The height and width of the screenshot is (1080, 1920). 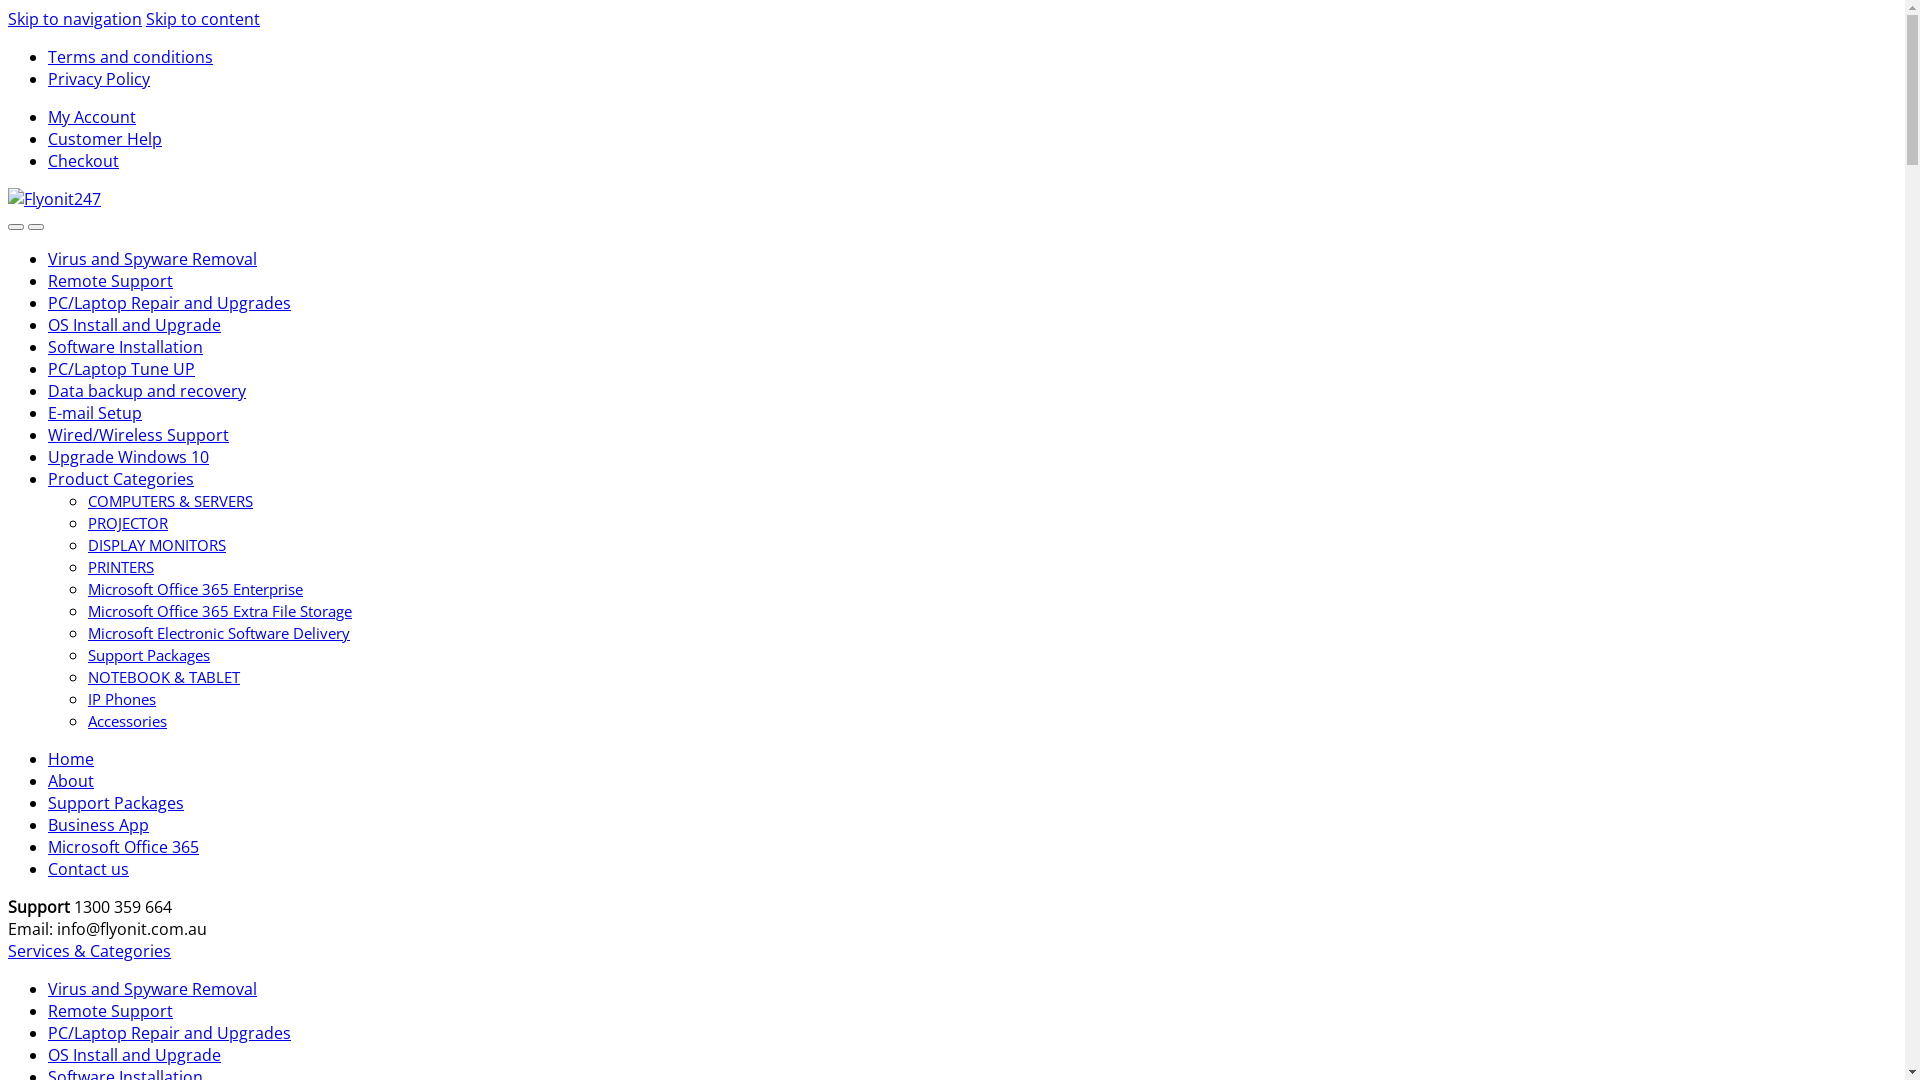 What do you see at coordinates (94, 411) in the screenshot?
I see `'E-mail Setup'` at bounding box center [94, 411].